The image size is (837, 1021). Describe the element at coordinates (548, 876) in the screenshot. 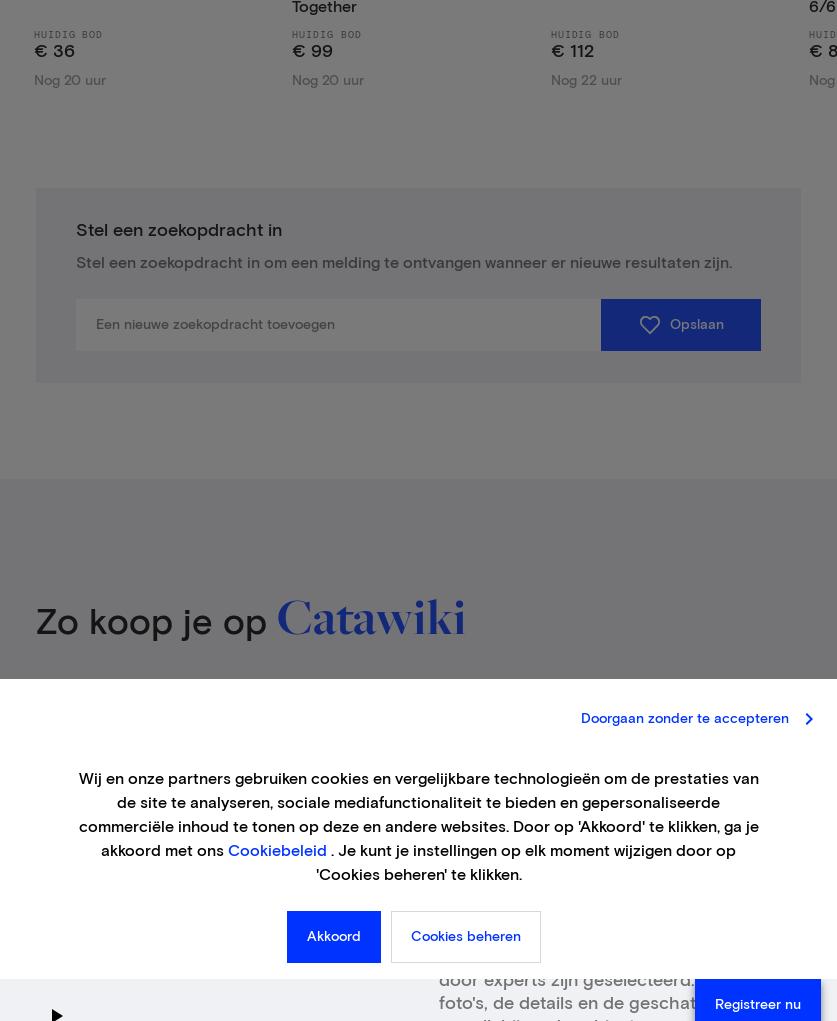

I see `'Ontdek iets bijzonders'` at that location.